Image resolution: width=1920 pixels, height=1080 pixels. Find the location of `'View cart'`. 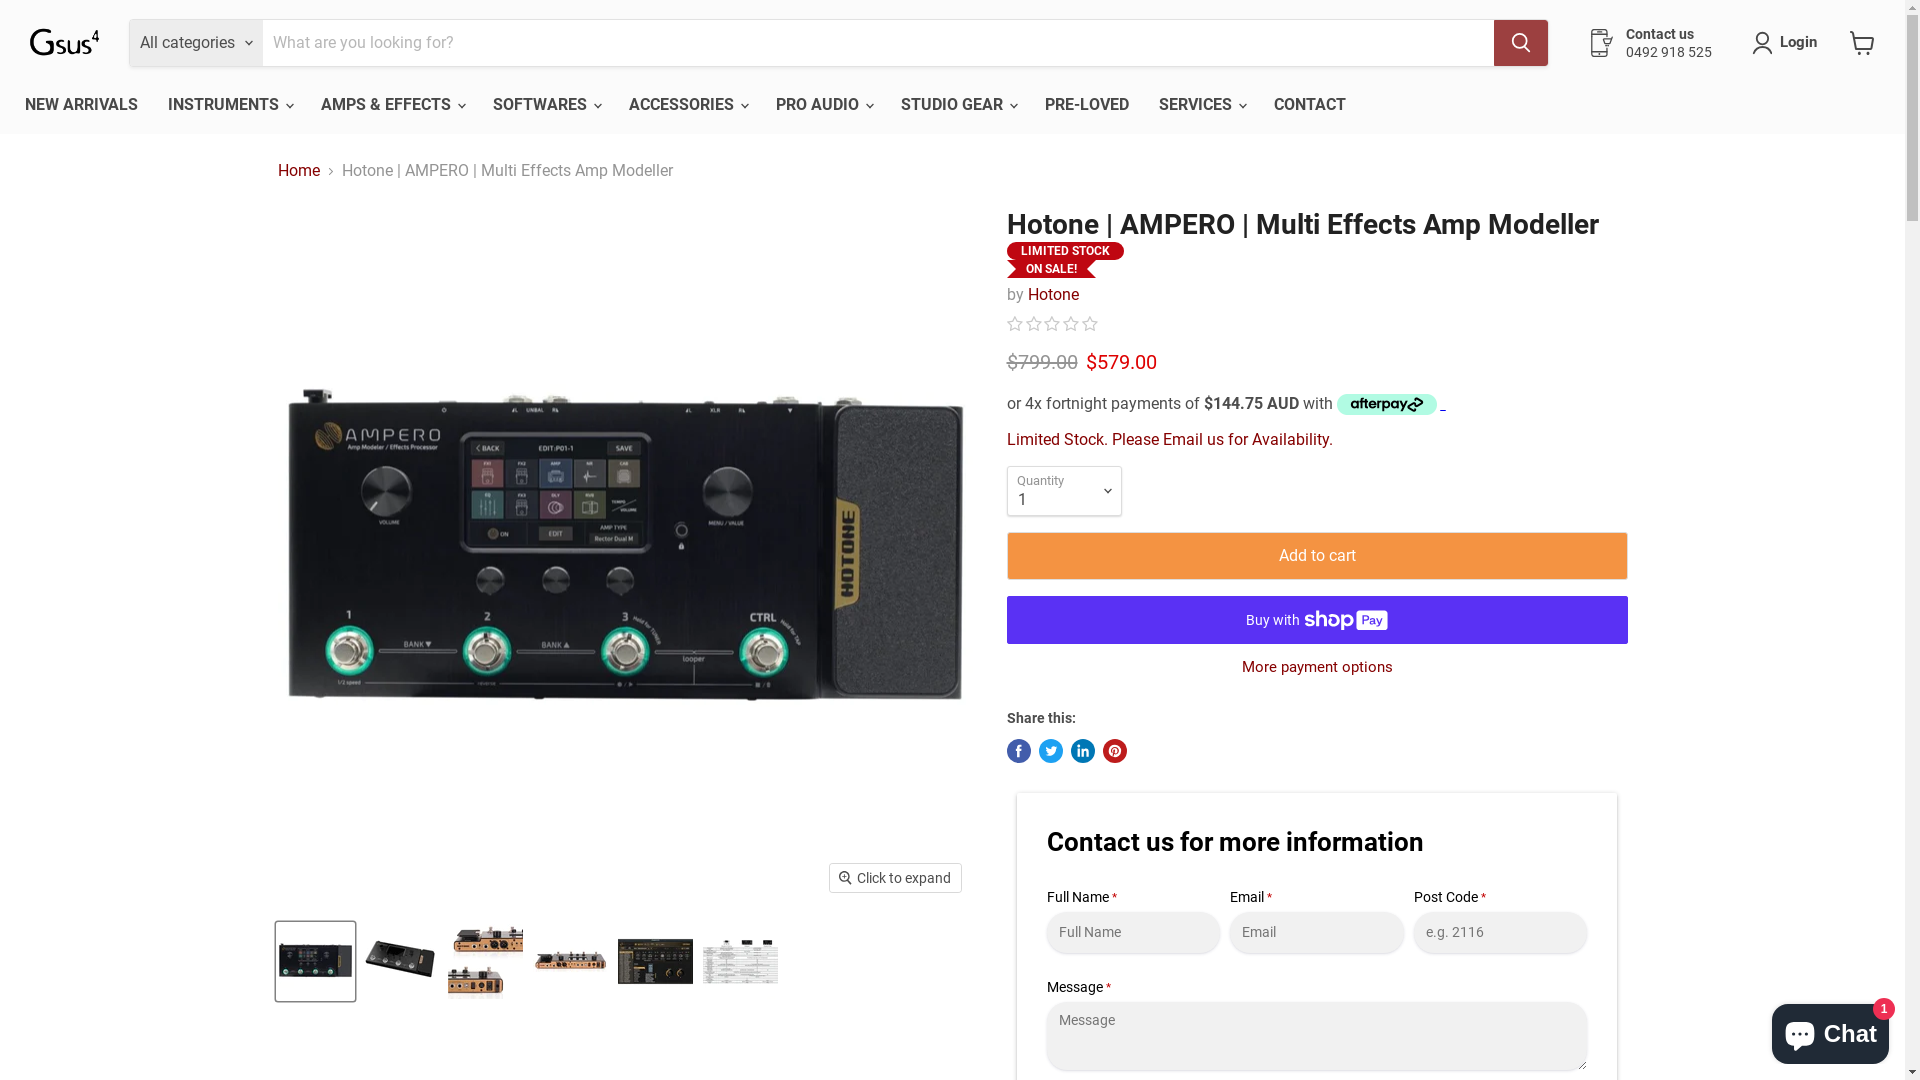

'View cart' is located at coordinates (1839, 42).